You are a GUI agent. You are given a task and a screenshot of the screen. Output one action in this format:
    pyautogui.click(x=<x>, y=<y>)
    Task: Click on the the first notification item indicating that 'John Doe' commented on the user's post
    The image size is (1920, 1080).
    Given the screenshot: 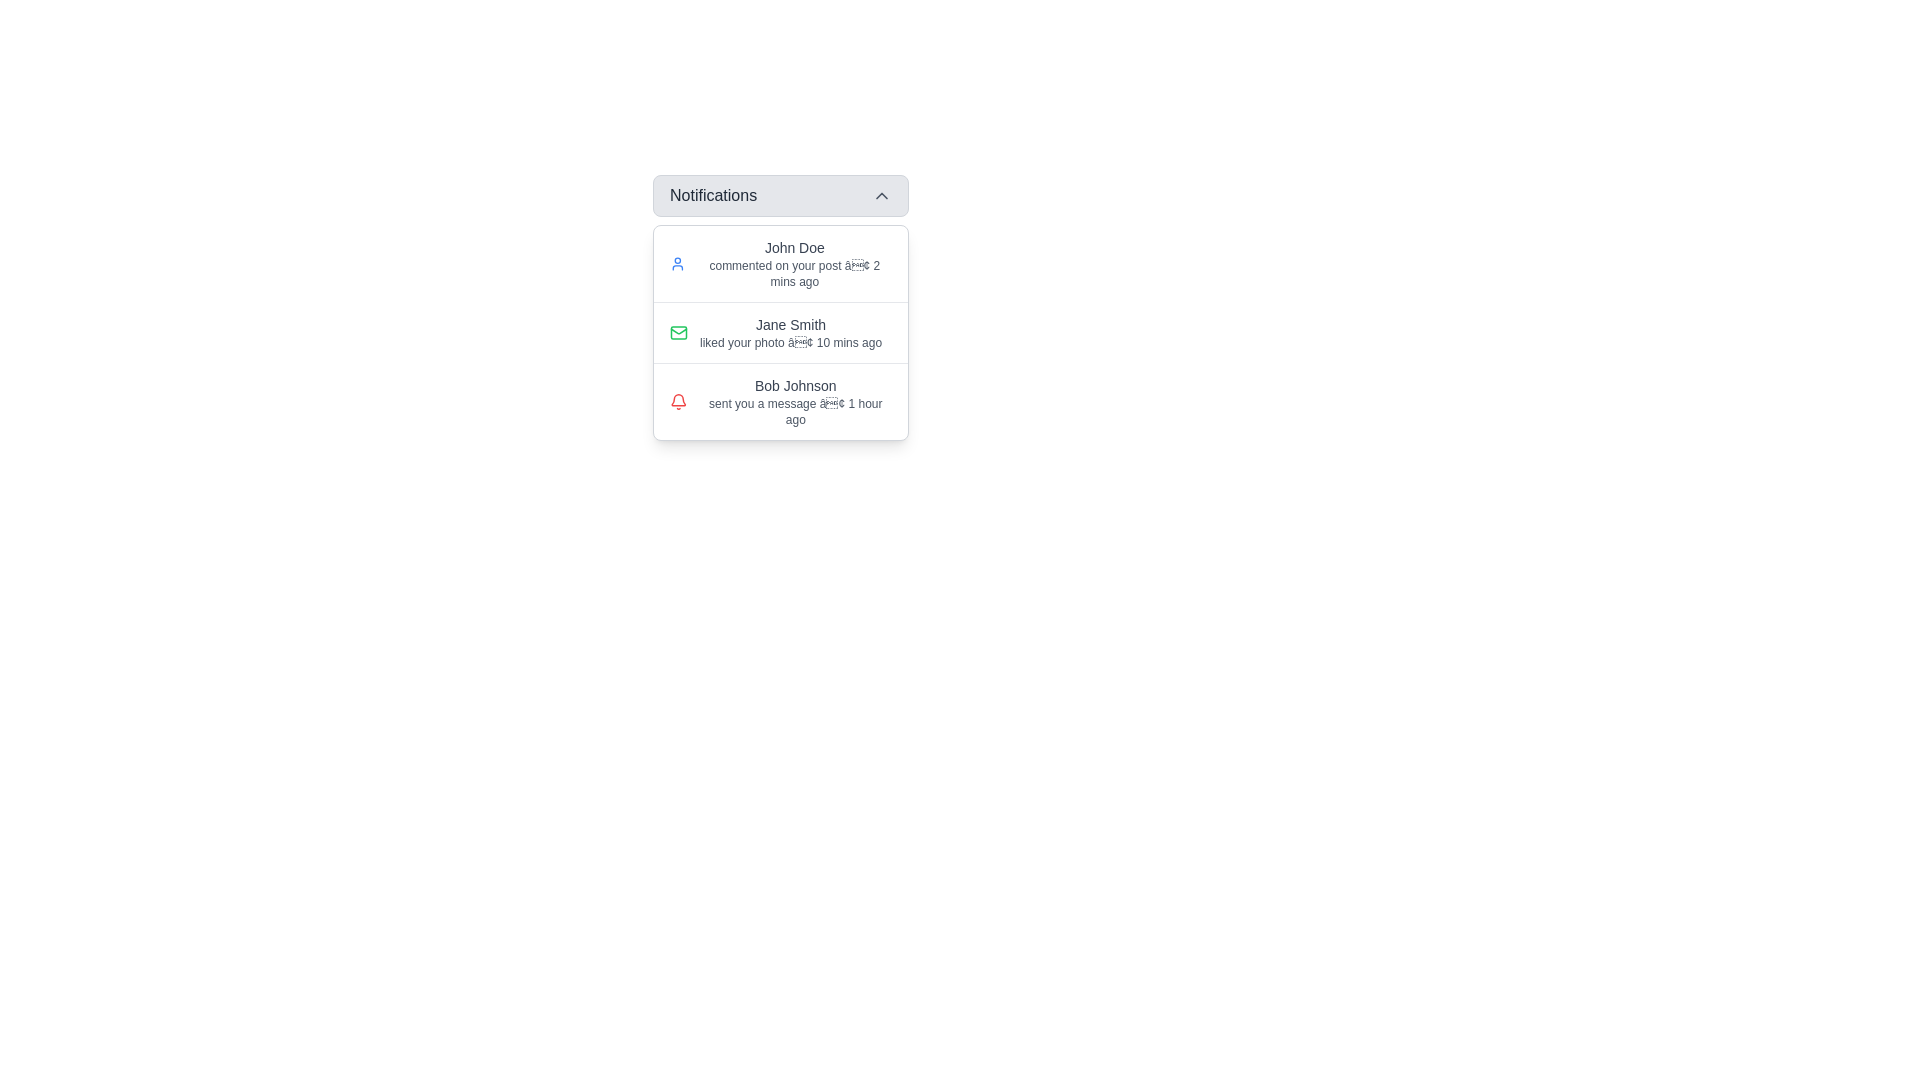 What is the action you would take?
    pyautogui.click(x=780, y=262)
    